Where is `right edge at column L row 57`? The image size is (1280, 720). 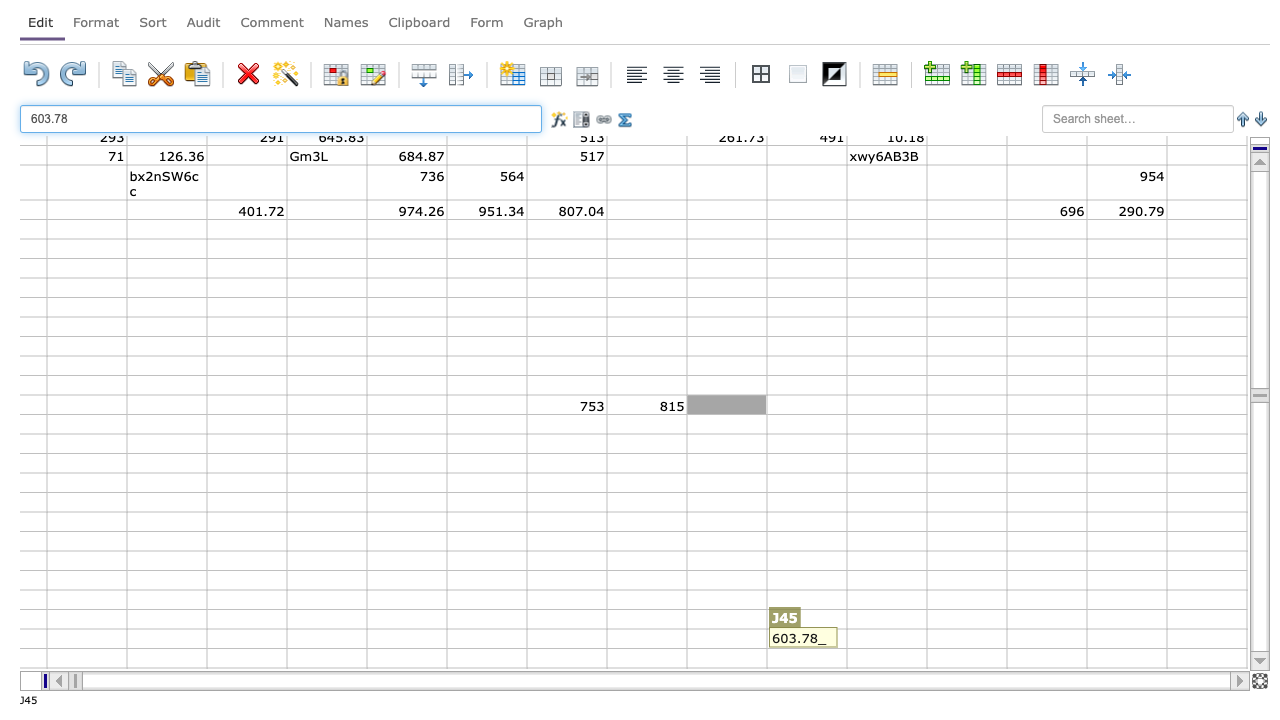 right edge at column L row 57 is located at coordinates (925, 638).